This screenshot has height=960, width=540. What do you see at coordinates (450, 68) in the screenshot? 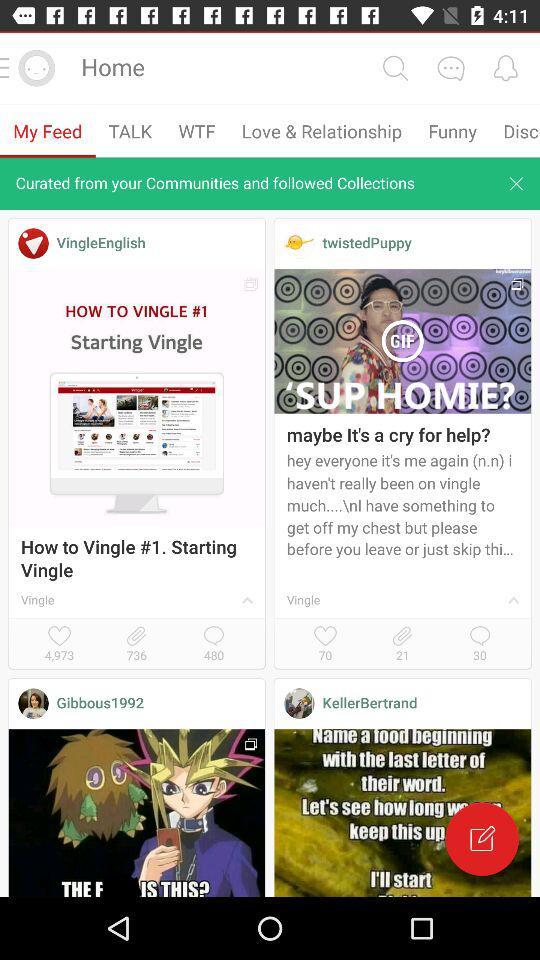
I see `the chat icon` at bounding box center [450, 68].